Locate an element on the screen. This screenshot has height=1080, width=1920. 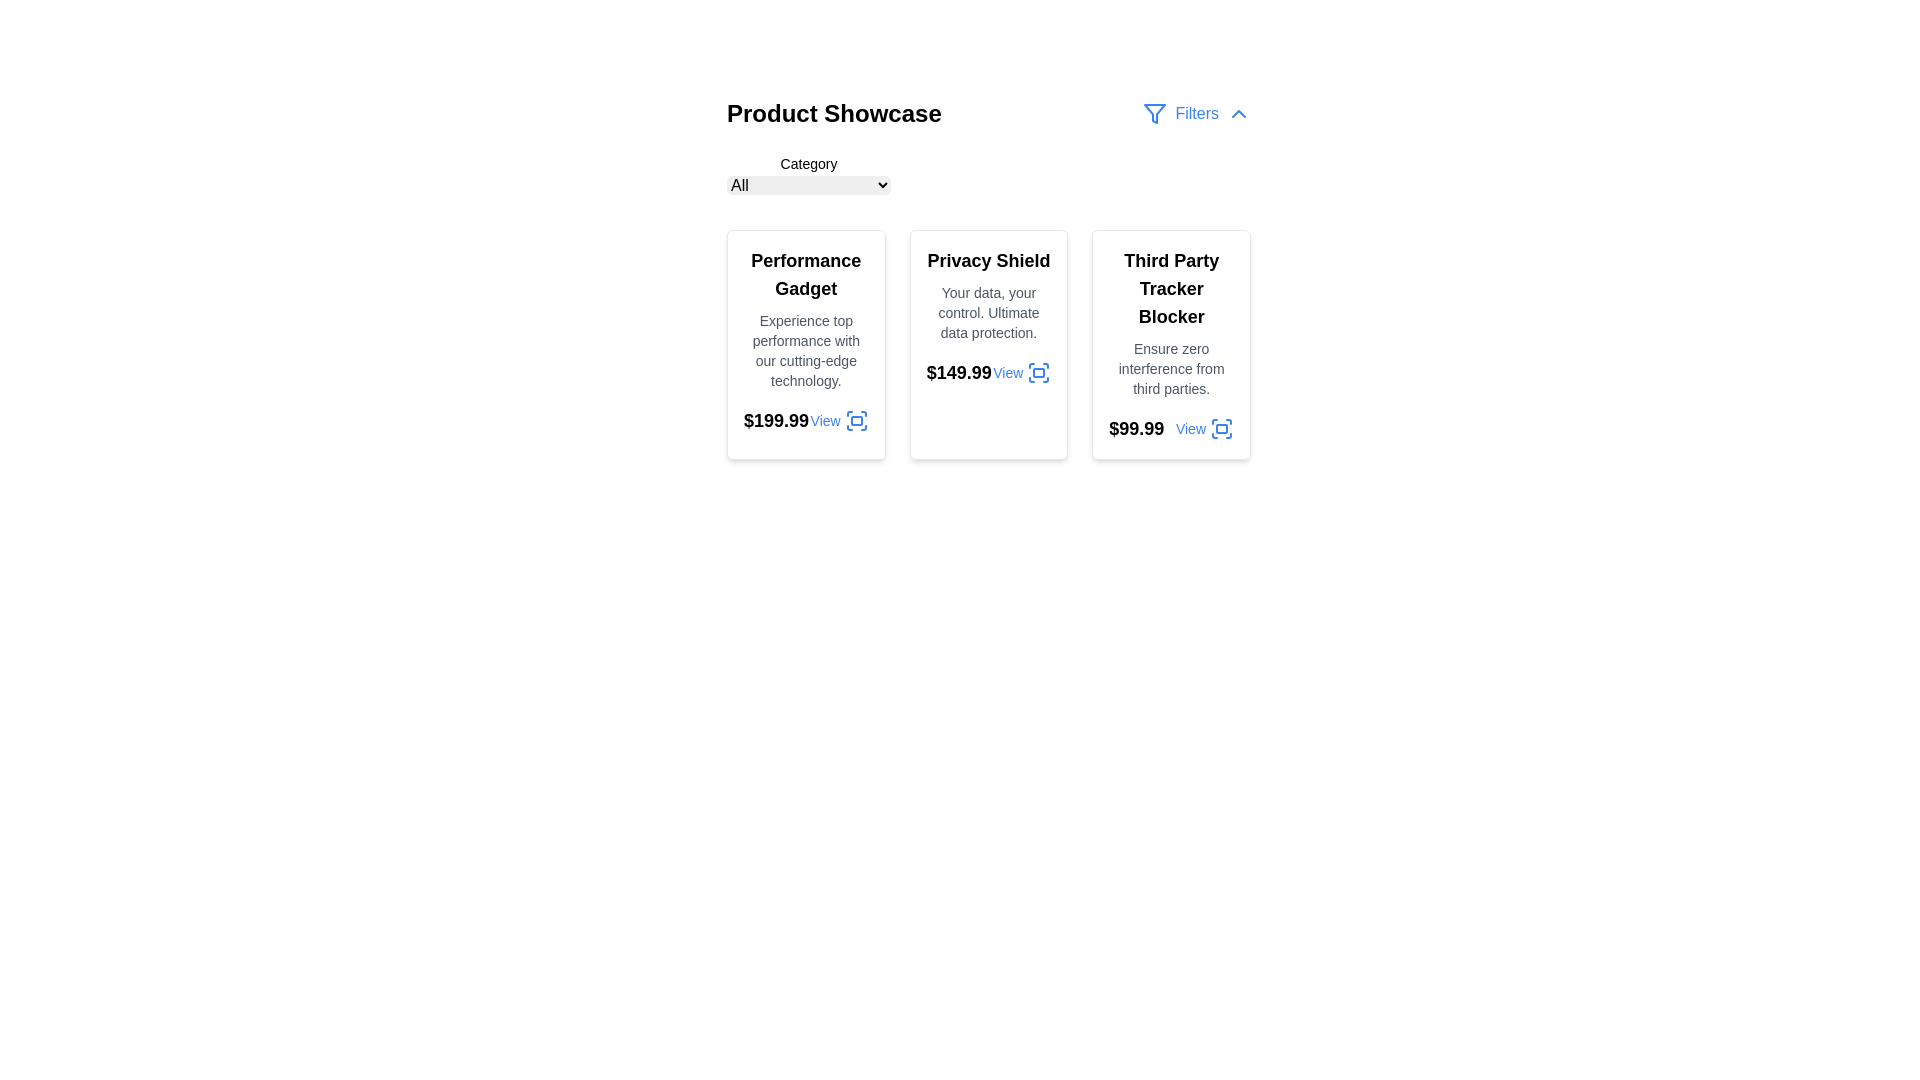
the link in the third card from the left in the horizontally aligned card group is located at coordinates (1171, 427).